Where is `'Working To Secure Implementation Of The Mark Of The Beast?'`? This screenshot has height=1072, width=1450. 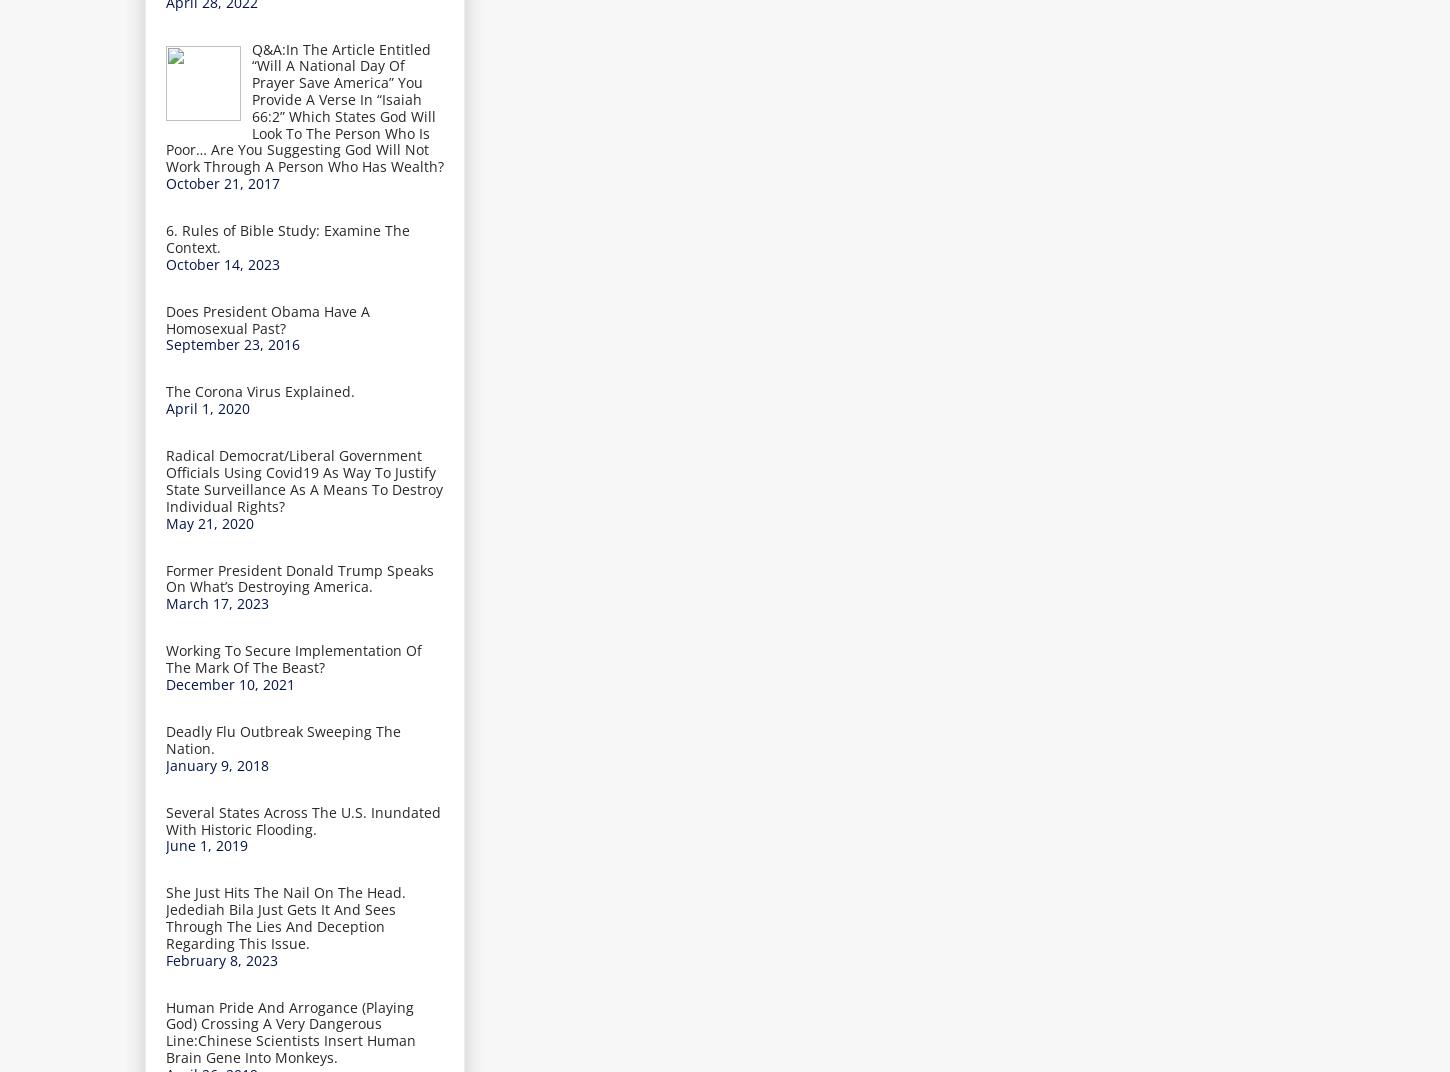 'Working To Secure Implementation Of The Mark Of The Beast?' is located at coordinates (294, 658).